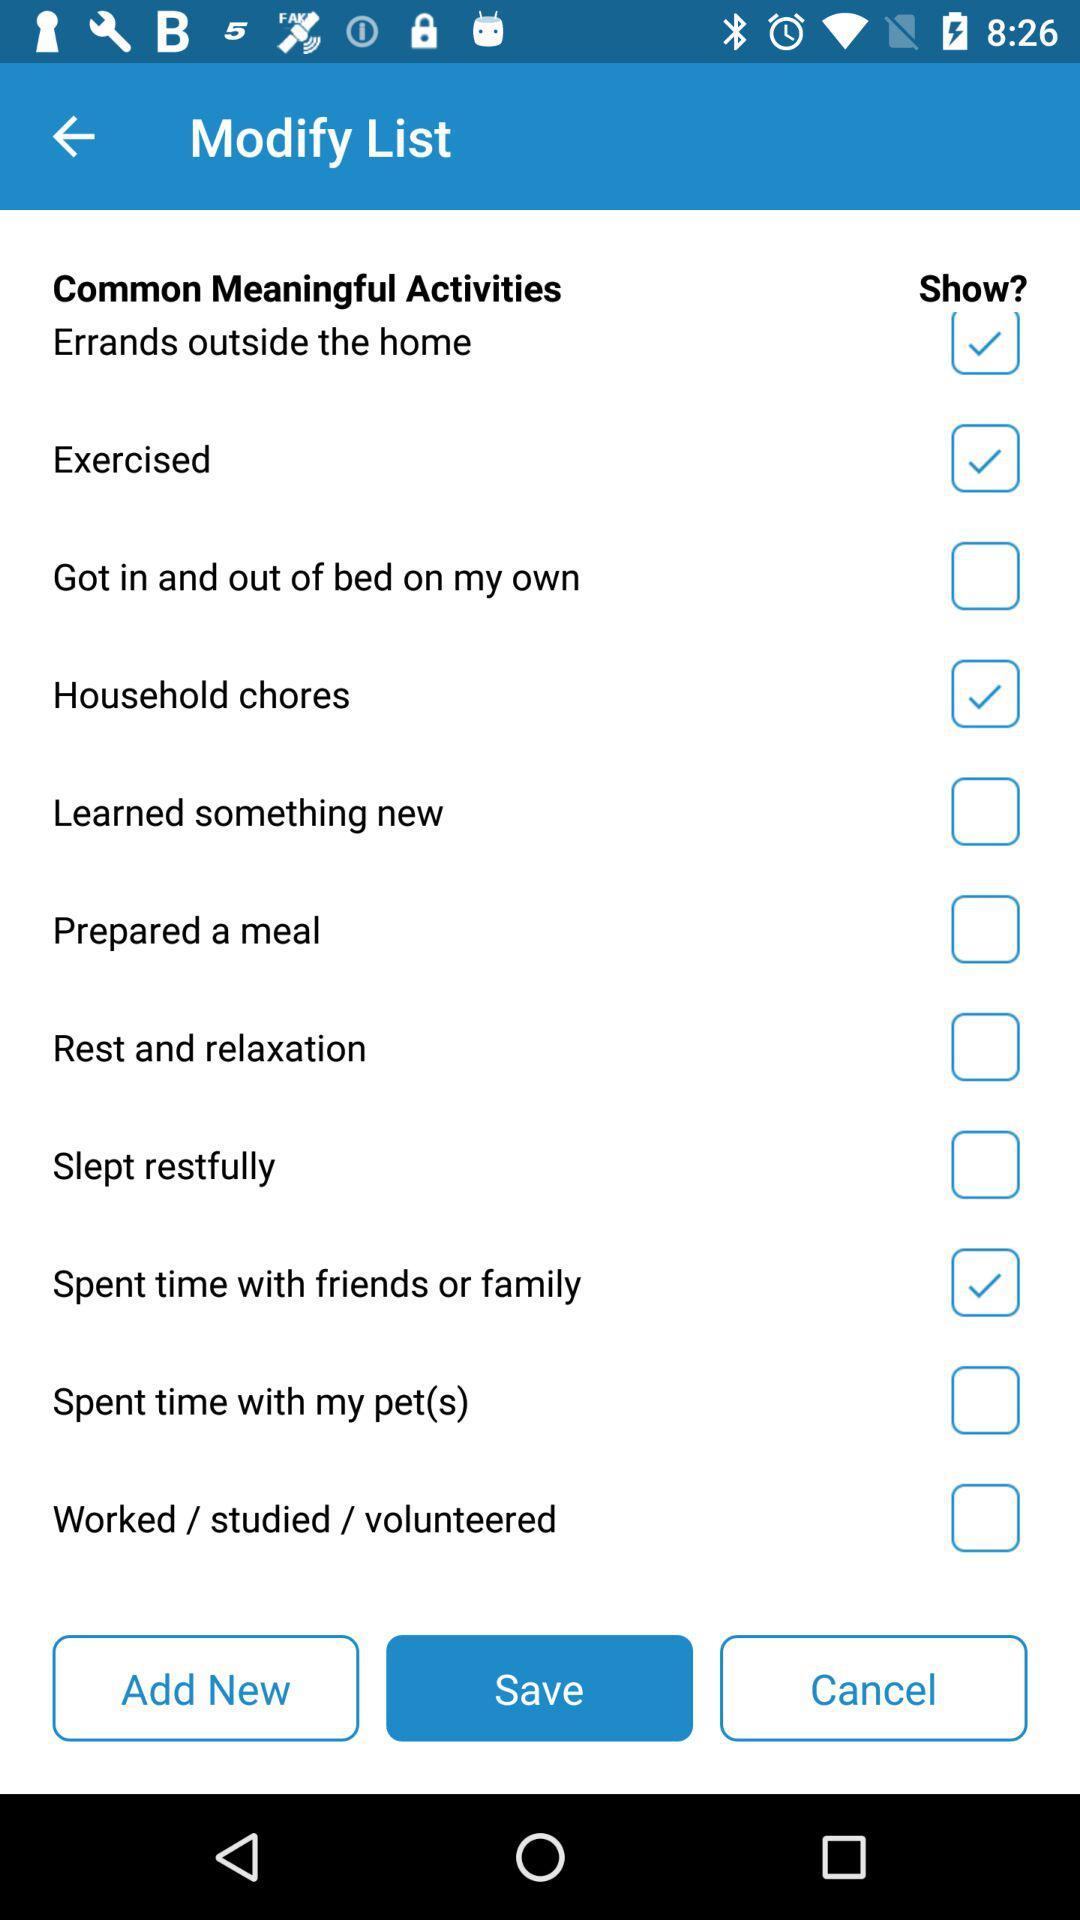  What do you see at coordinates (984, 575) in the screenshot?
I see `check mark to box` at bounding box center [984, 575].